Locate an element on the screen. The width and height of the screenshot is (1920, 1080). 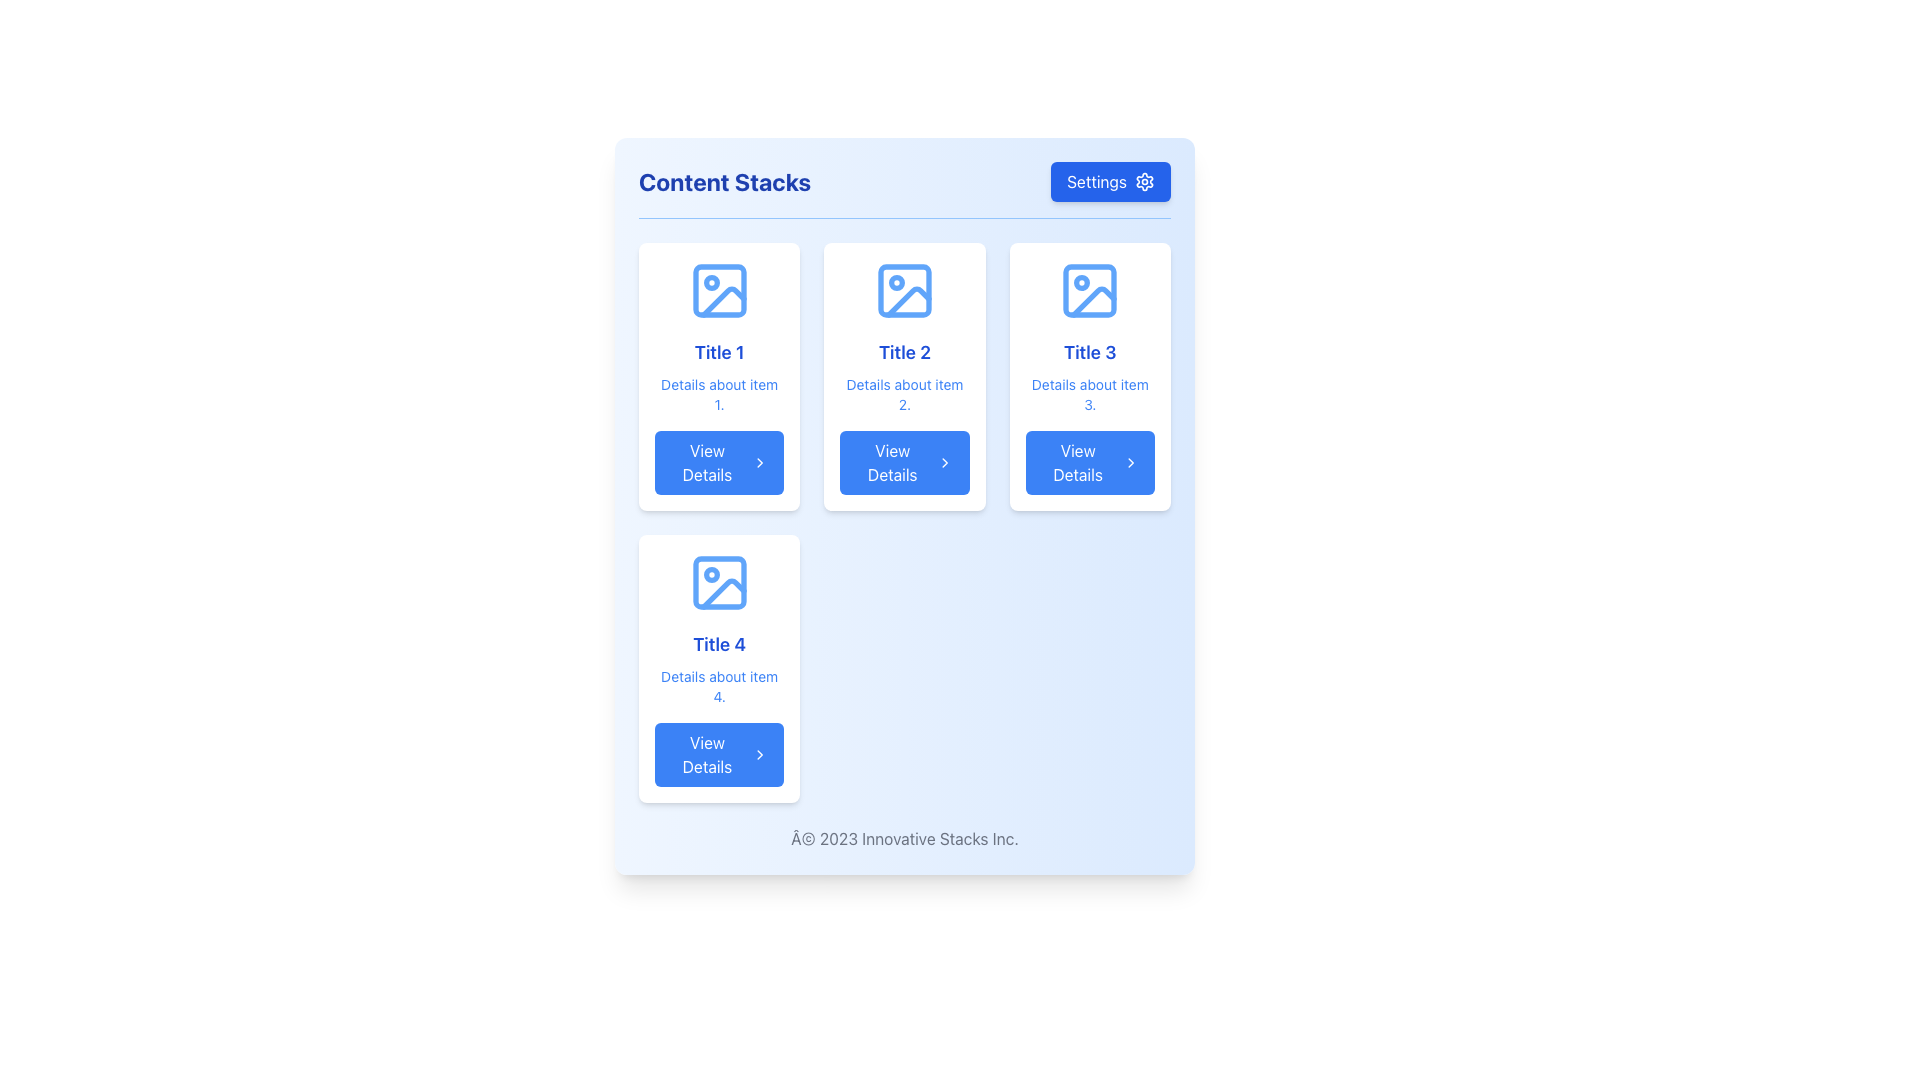
the text label located at the center of the top half of the card, which identifies the item represented by the card and is positioned directly beneath a blue icon is located at coordinates (719, 352).